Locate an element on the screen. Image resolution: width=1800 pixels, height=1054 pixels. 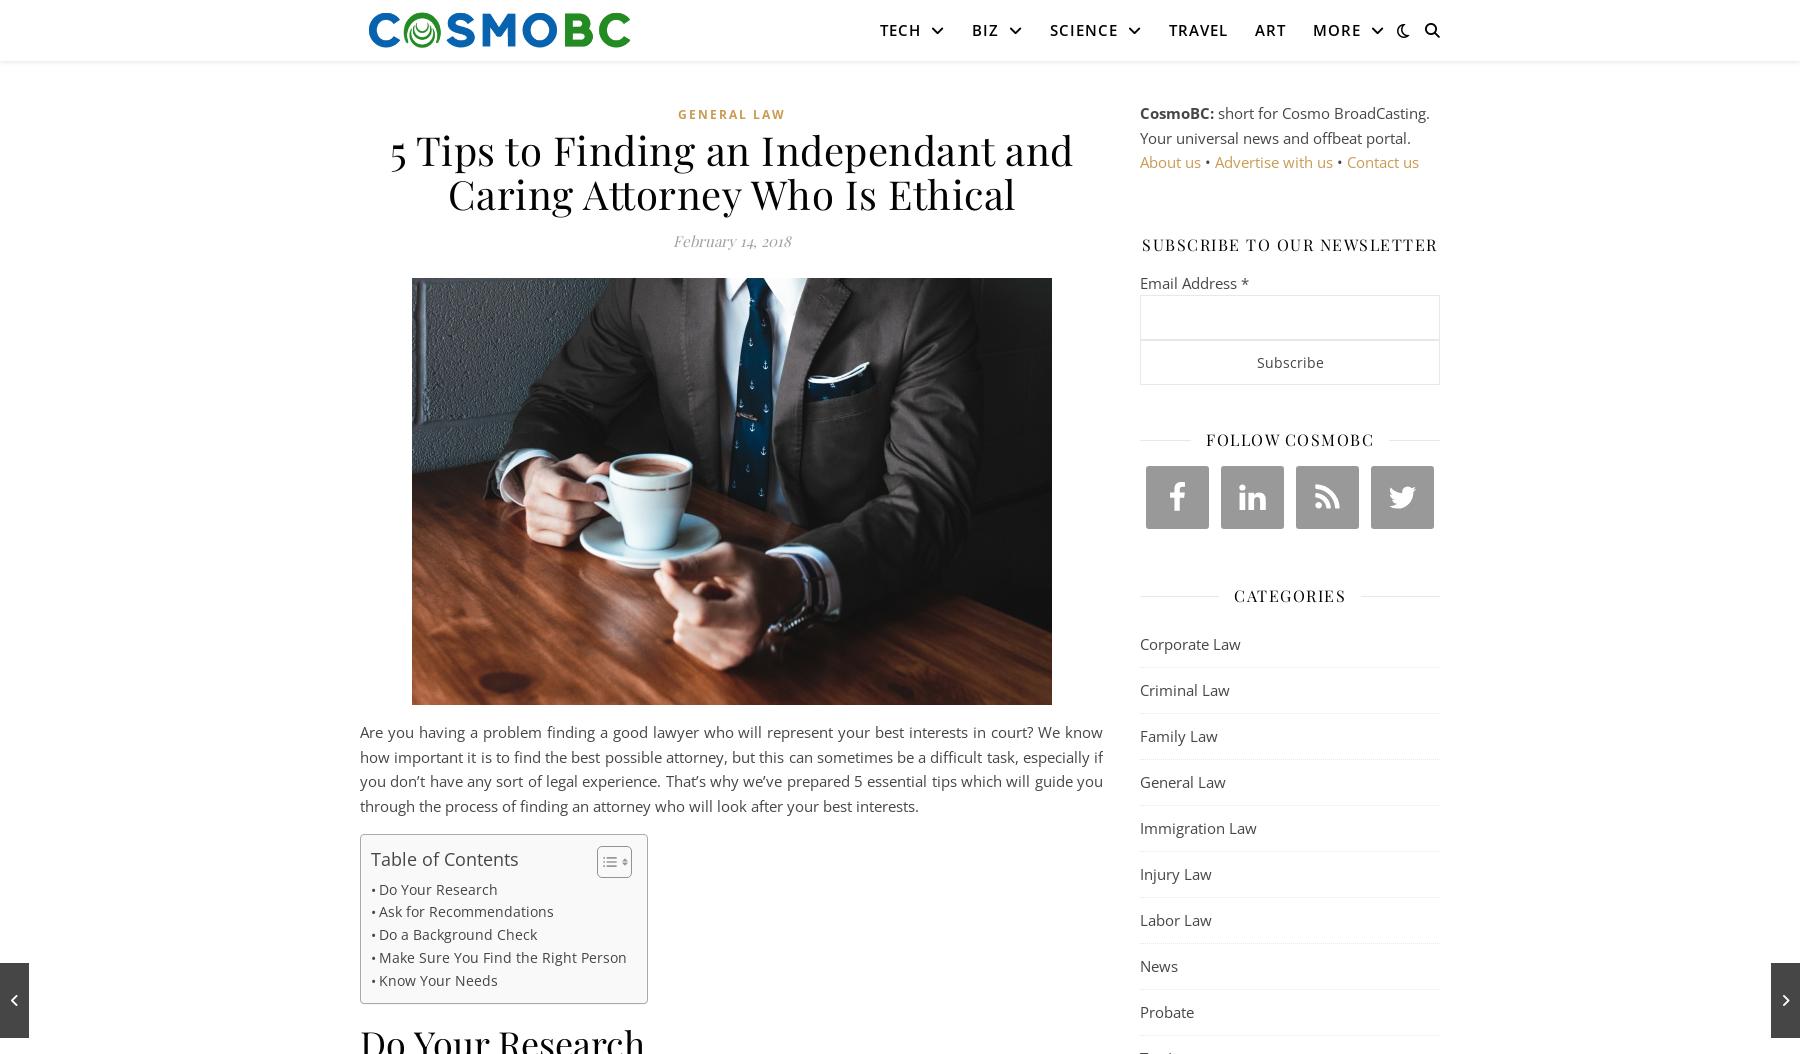
'Are you having a problem finding a good lawyer who will represent your best interests in court? We know how important it is to find the best possible attorney, but this can sometimes be a difficult task, especially if you don’t have any sort of legal experience. That’s why we’ve prepared 5 essential tips which will guide you through the process of finding an attorney who will look after your best interests.' is located at coordinates (730, 768).